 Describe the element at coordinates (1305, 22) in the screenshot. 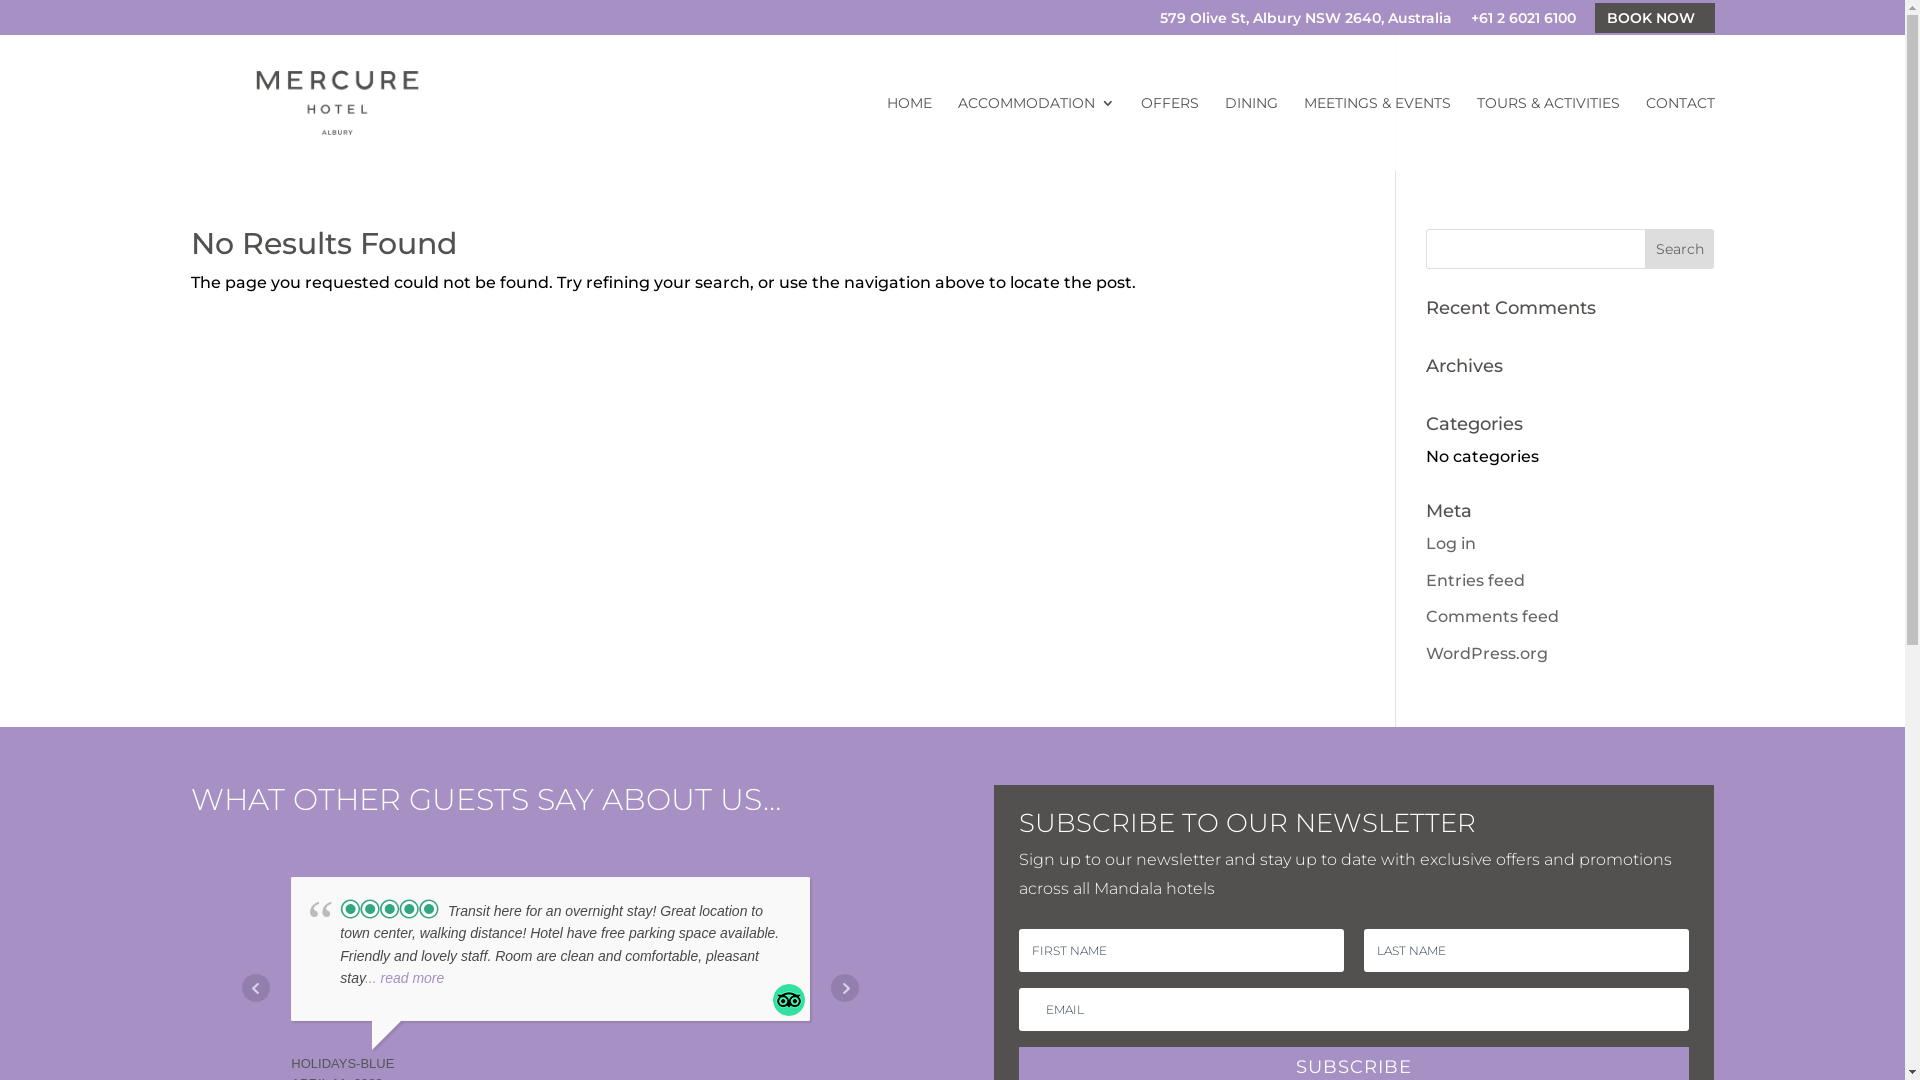

I see `'579 Olive St, Albury NSW 2640, Australia'` at that location.